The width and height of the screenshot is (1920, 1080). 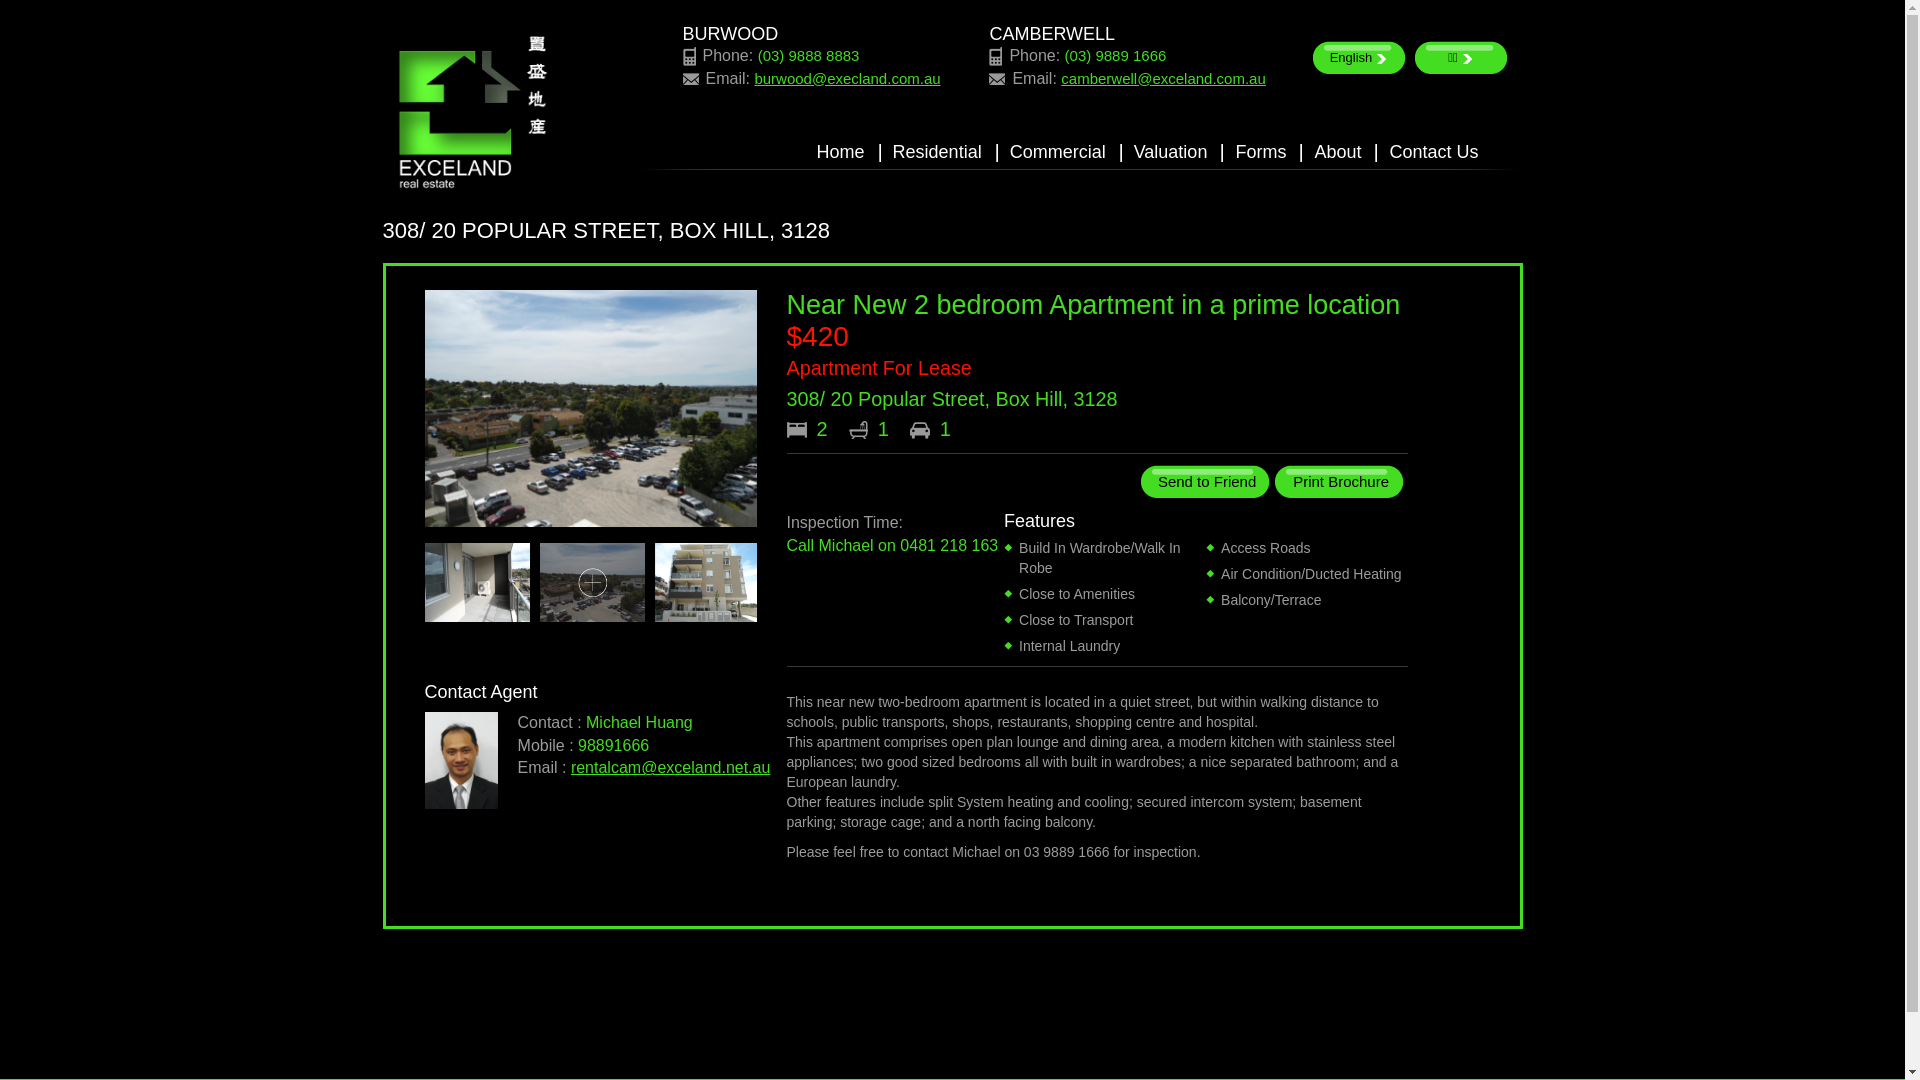 What do you see at coordinates (1115, 54) in the screenshot?
I see `'(03) 9889 1666'` at bounding box center [1115, 54].